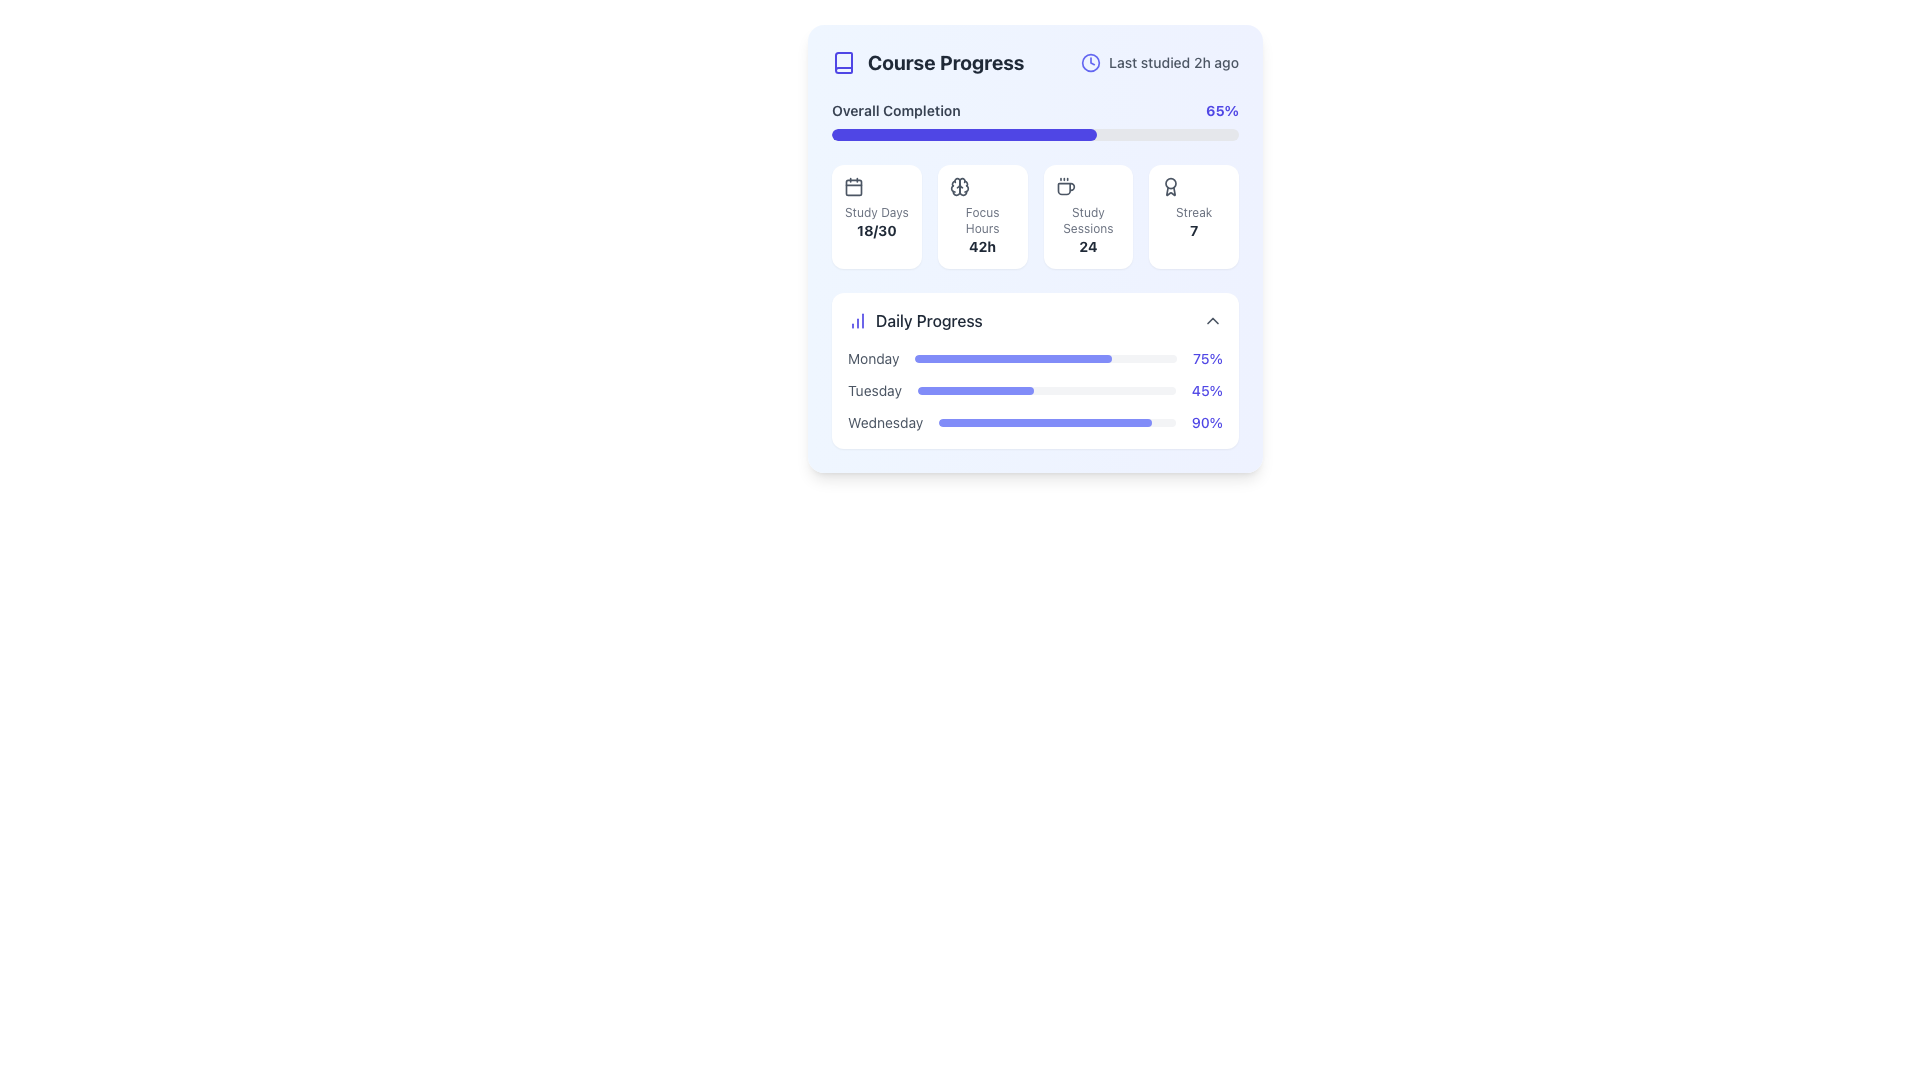  I want to click on the first Informational card in the 'Course Progress' section, which displays 'Study Days' and '18/30', so click(876, 216).